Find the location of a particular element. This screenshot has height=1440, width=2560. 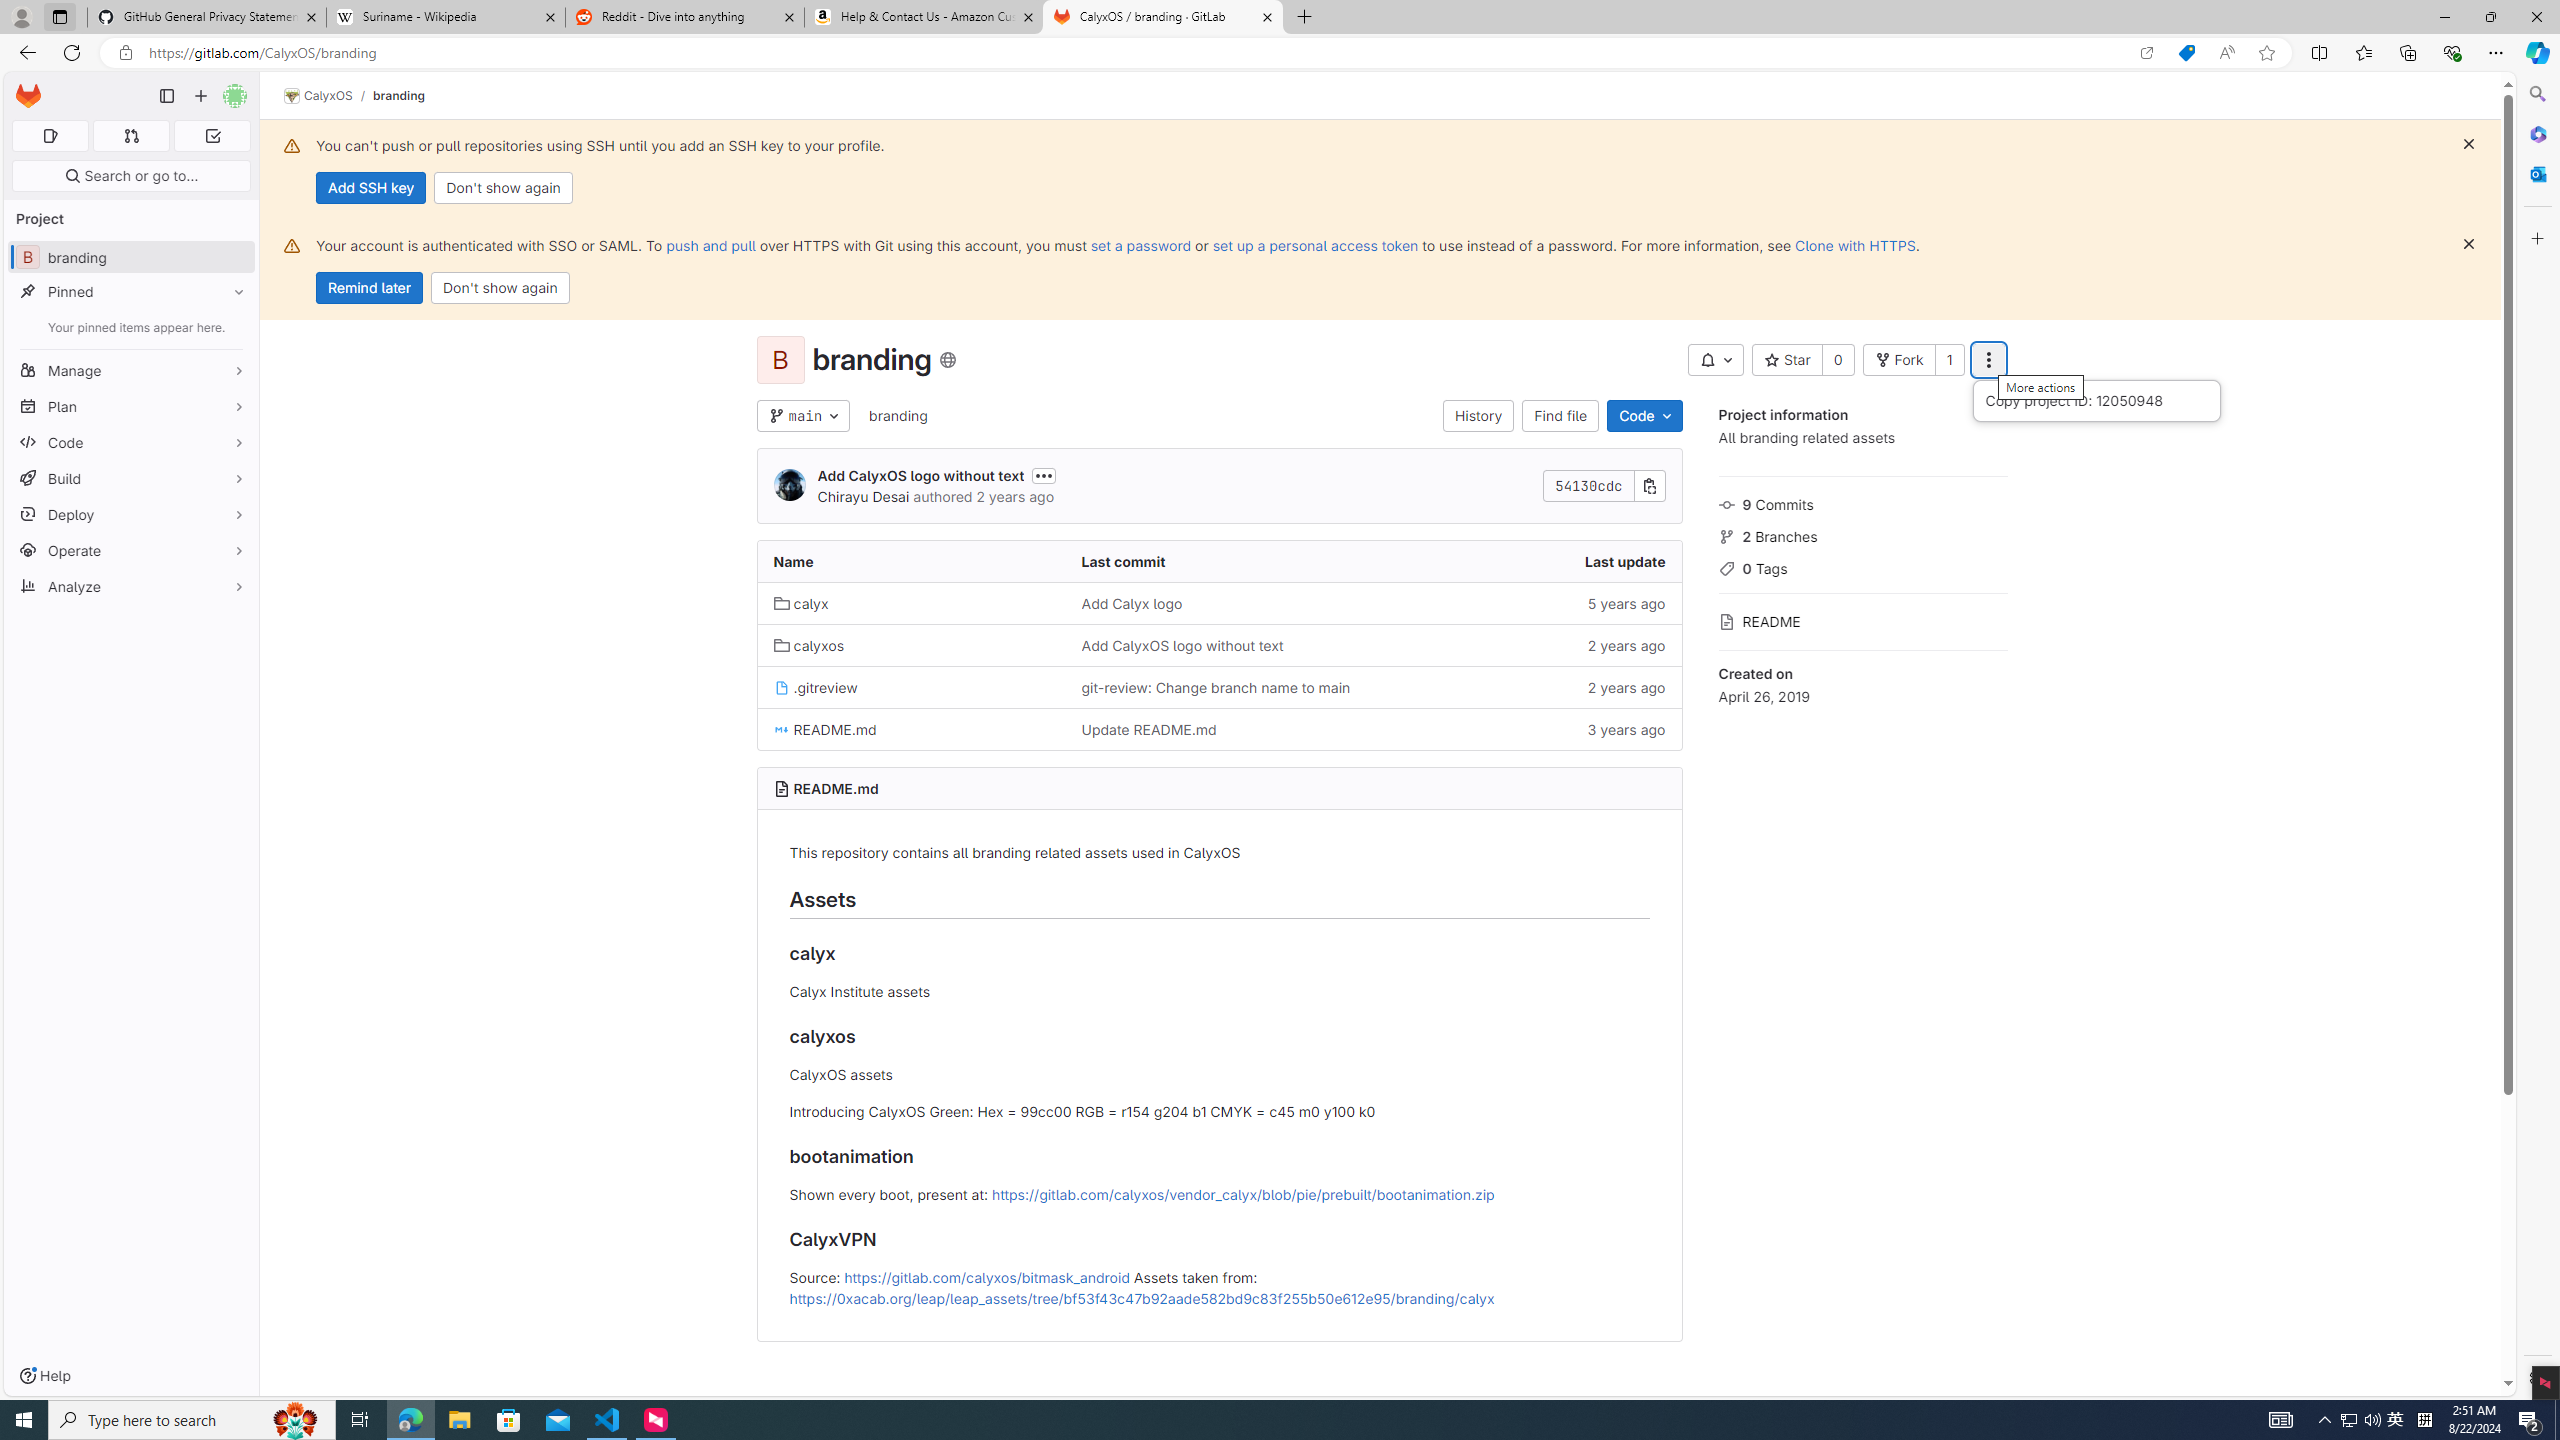

'History' is located at coordinates (1477, 415).